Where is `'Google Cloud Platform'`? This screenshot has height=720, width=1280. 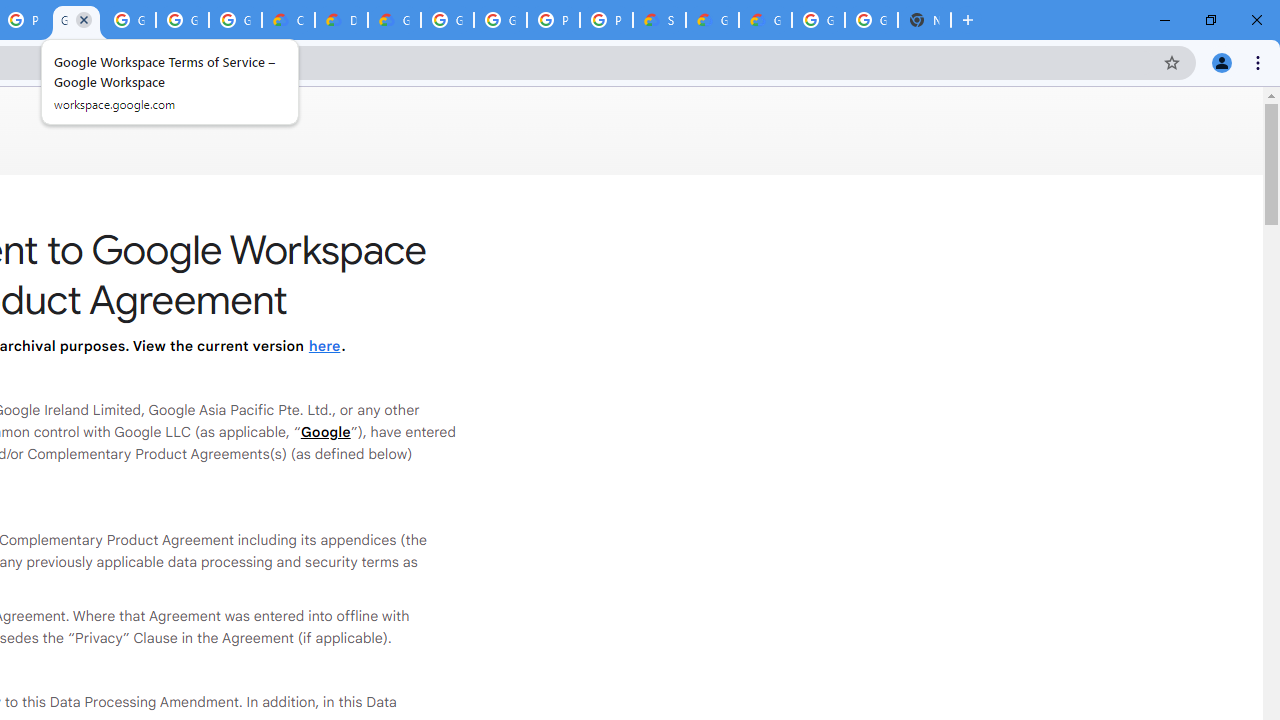 'Google Cloud Platform' is located at coordinates (871, 20).